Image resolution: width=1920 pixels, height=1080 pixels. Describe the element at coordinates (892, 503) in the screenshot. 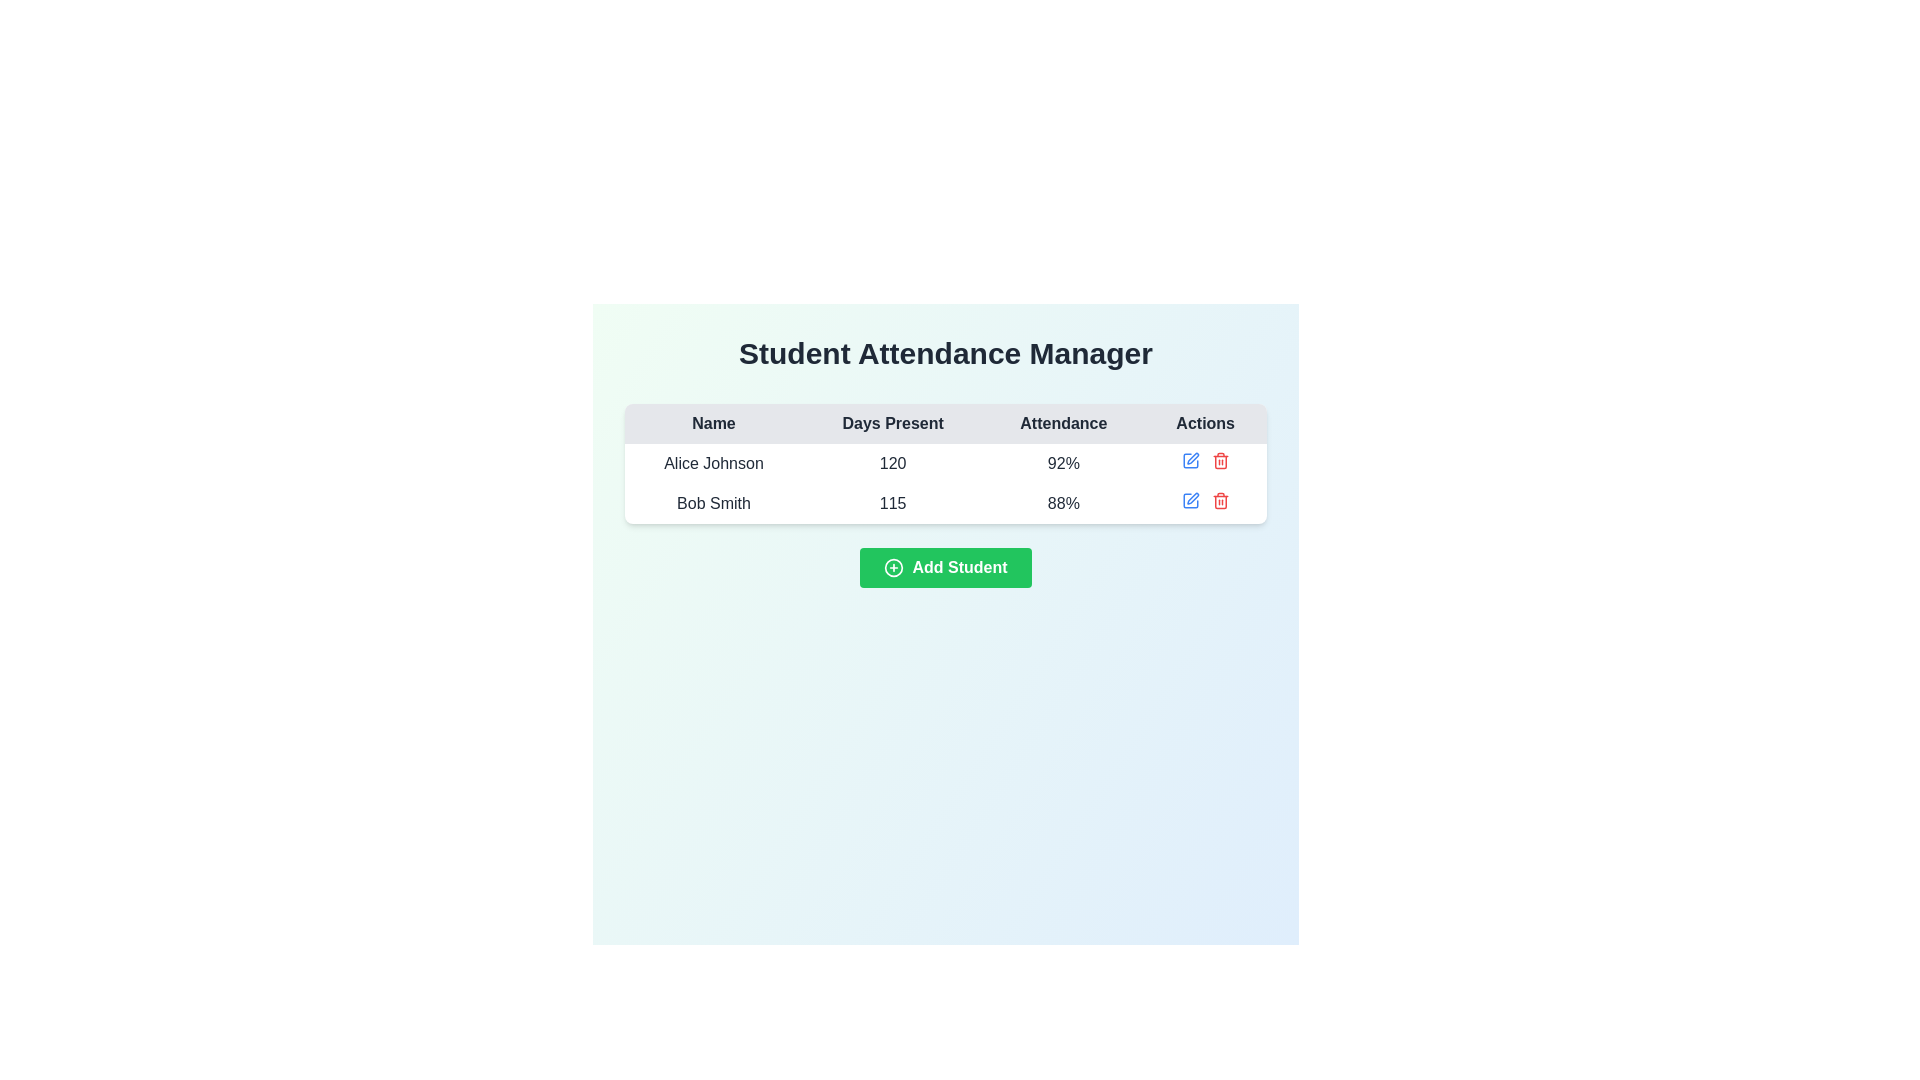

I see `the informational text label displaying the number of days Bob Smith has been present, located in the 'Days Present' column of the data table` at that location.